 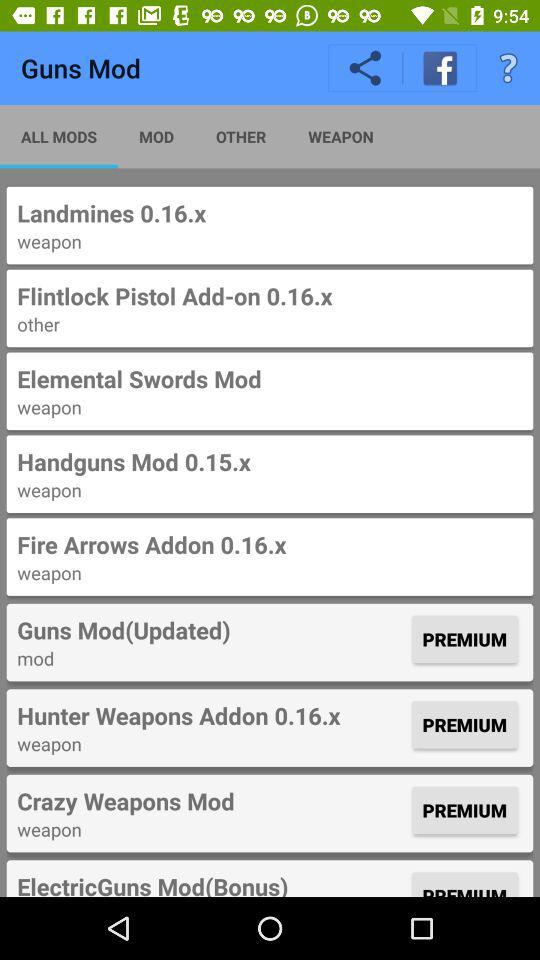 I want to click on item below the mod item, so click(x=211, y=715).